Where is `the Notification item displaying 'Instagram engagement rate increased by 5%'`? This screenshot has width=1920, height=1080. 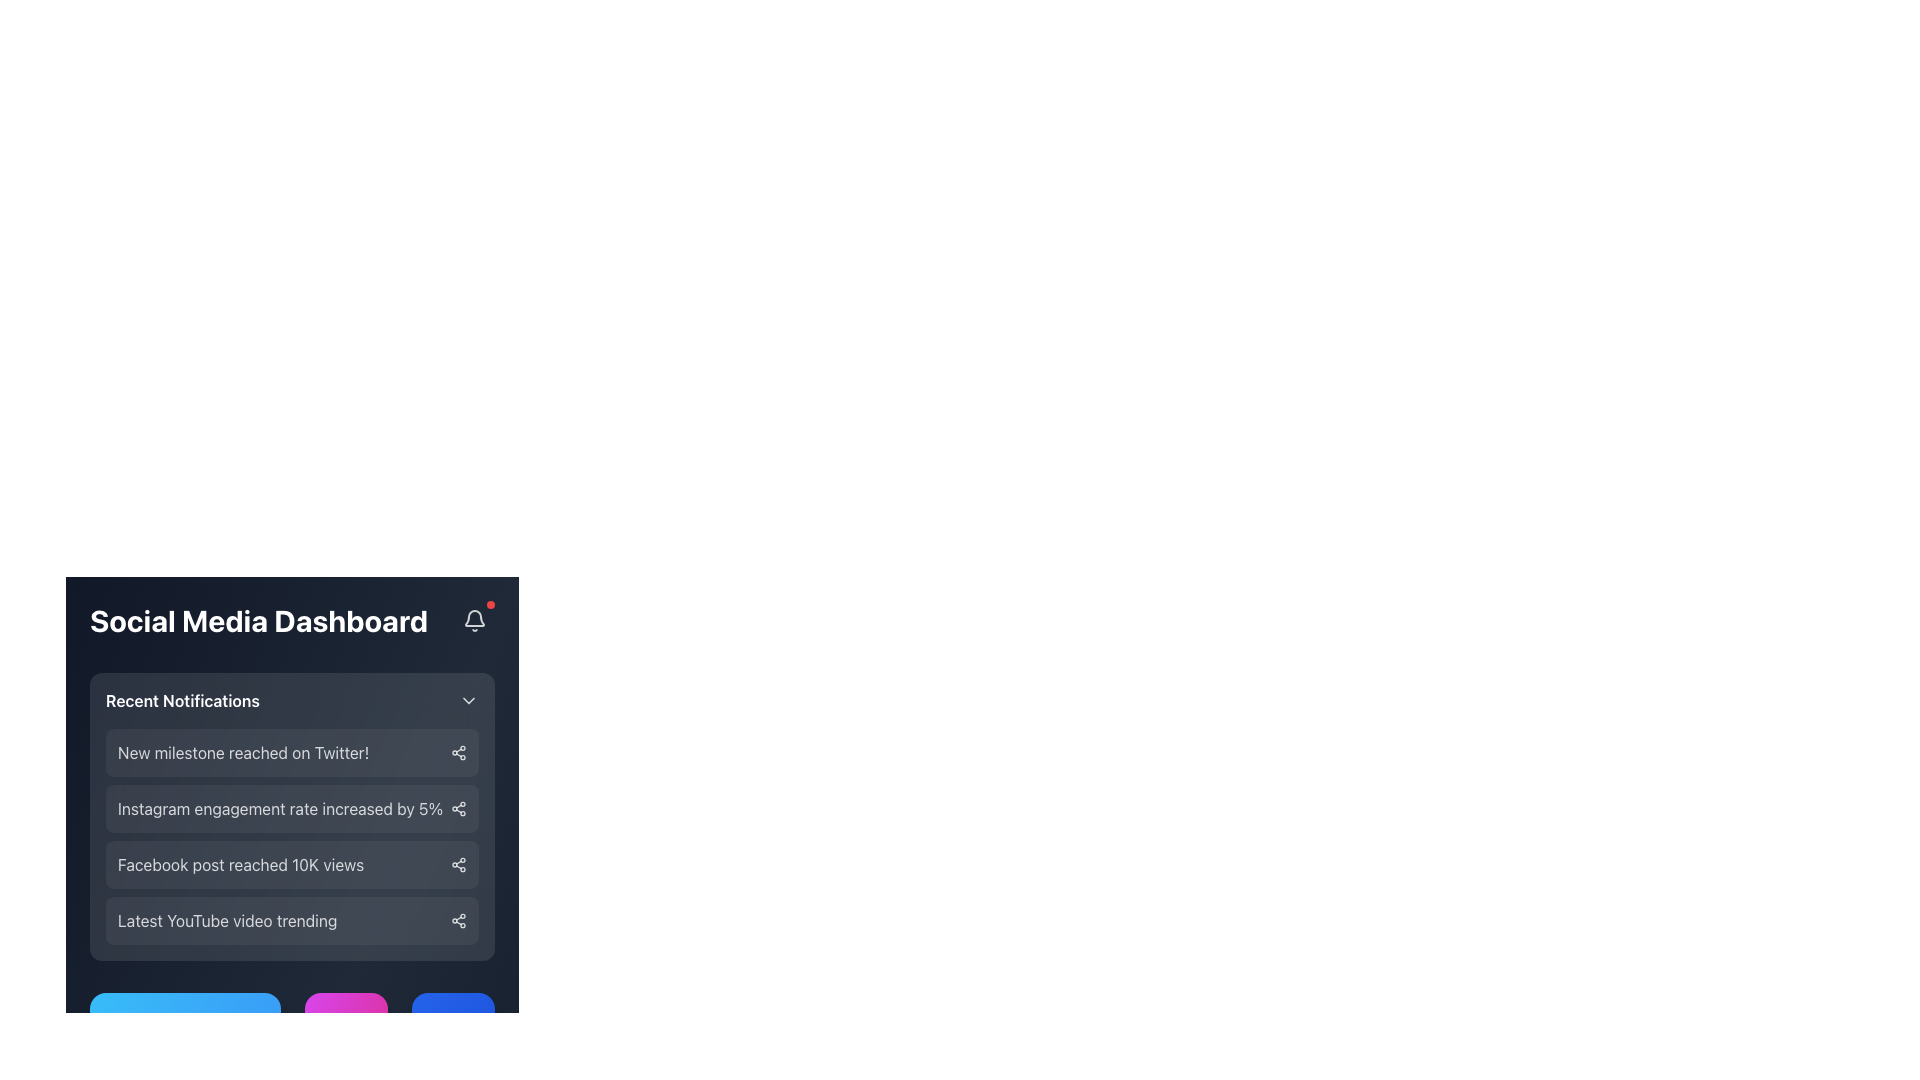
the Notification item displaying 'Instagram engagement rate increased by 5%' is located at coordinates (291, 837).